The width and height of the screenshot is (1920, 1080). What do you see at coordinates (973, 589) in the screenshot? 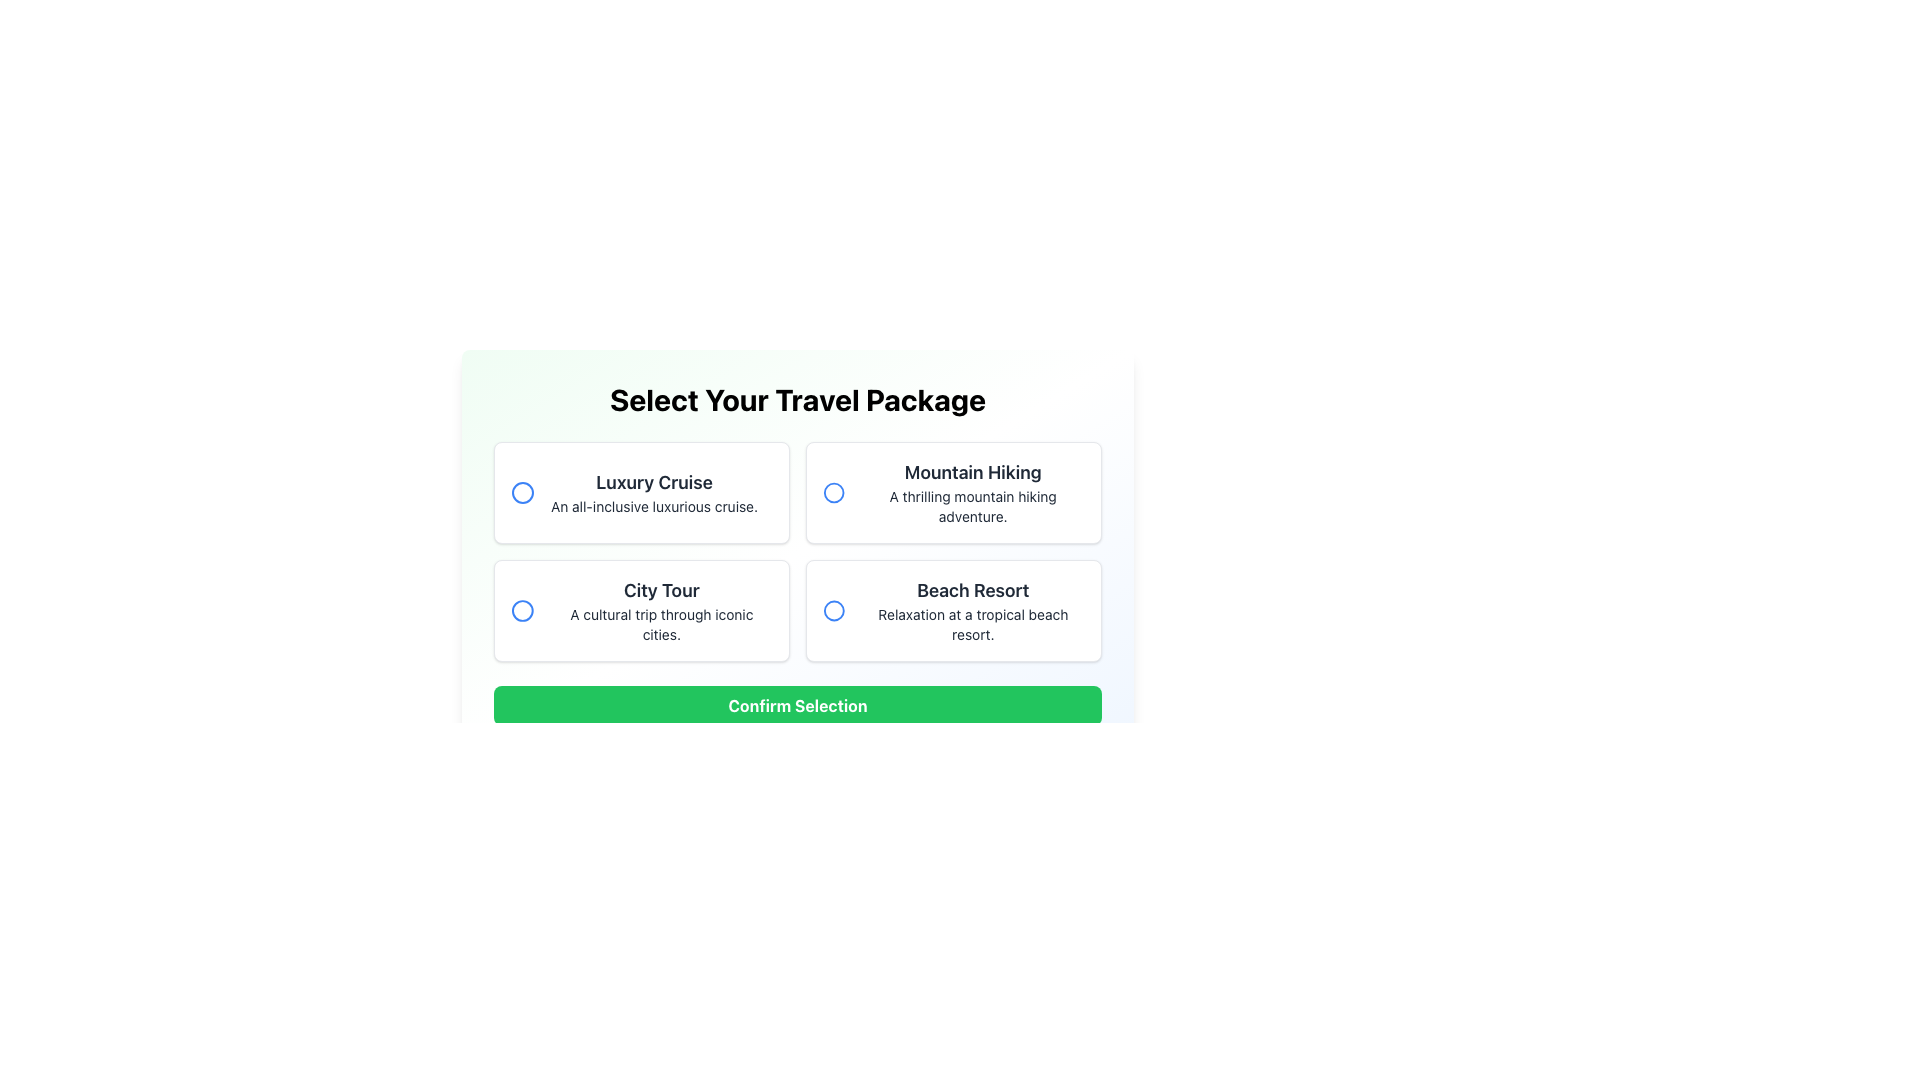
I see `the Text Label that displays 'Beach Resort', located in the lower-right quadrant of the travel options, specifically the third option in the right column under 'Select Your Travel Package'` at bounding box center [973, 589].